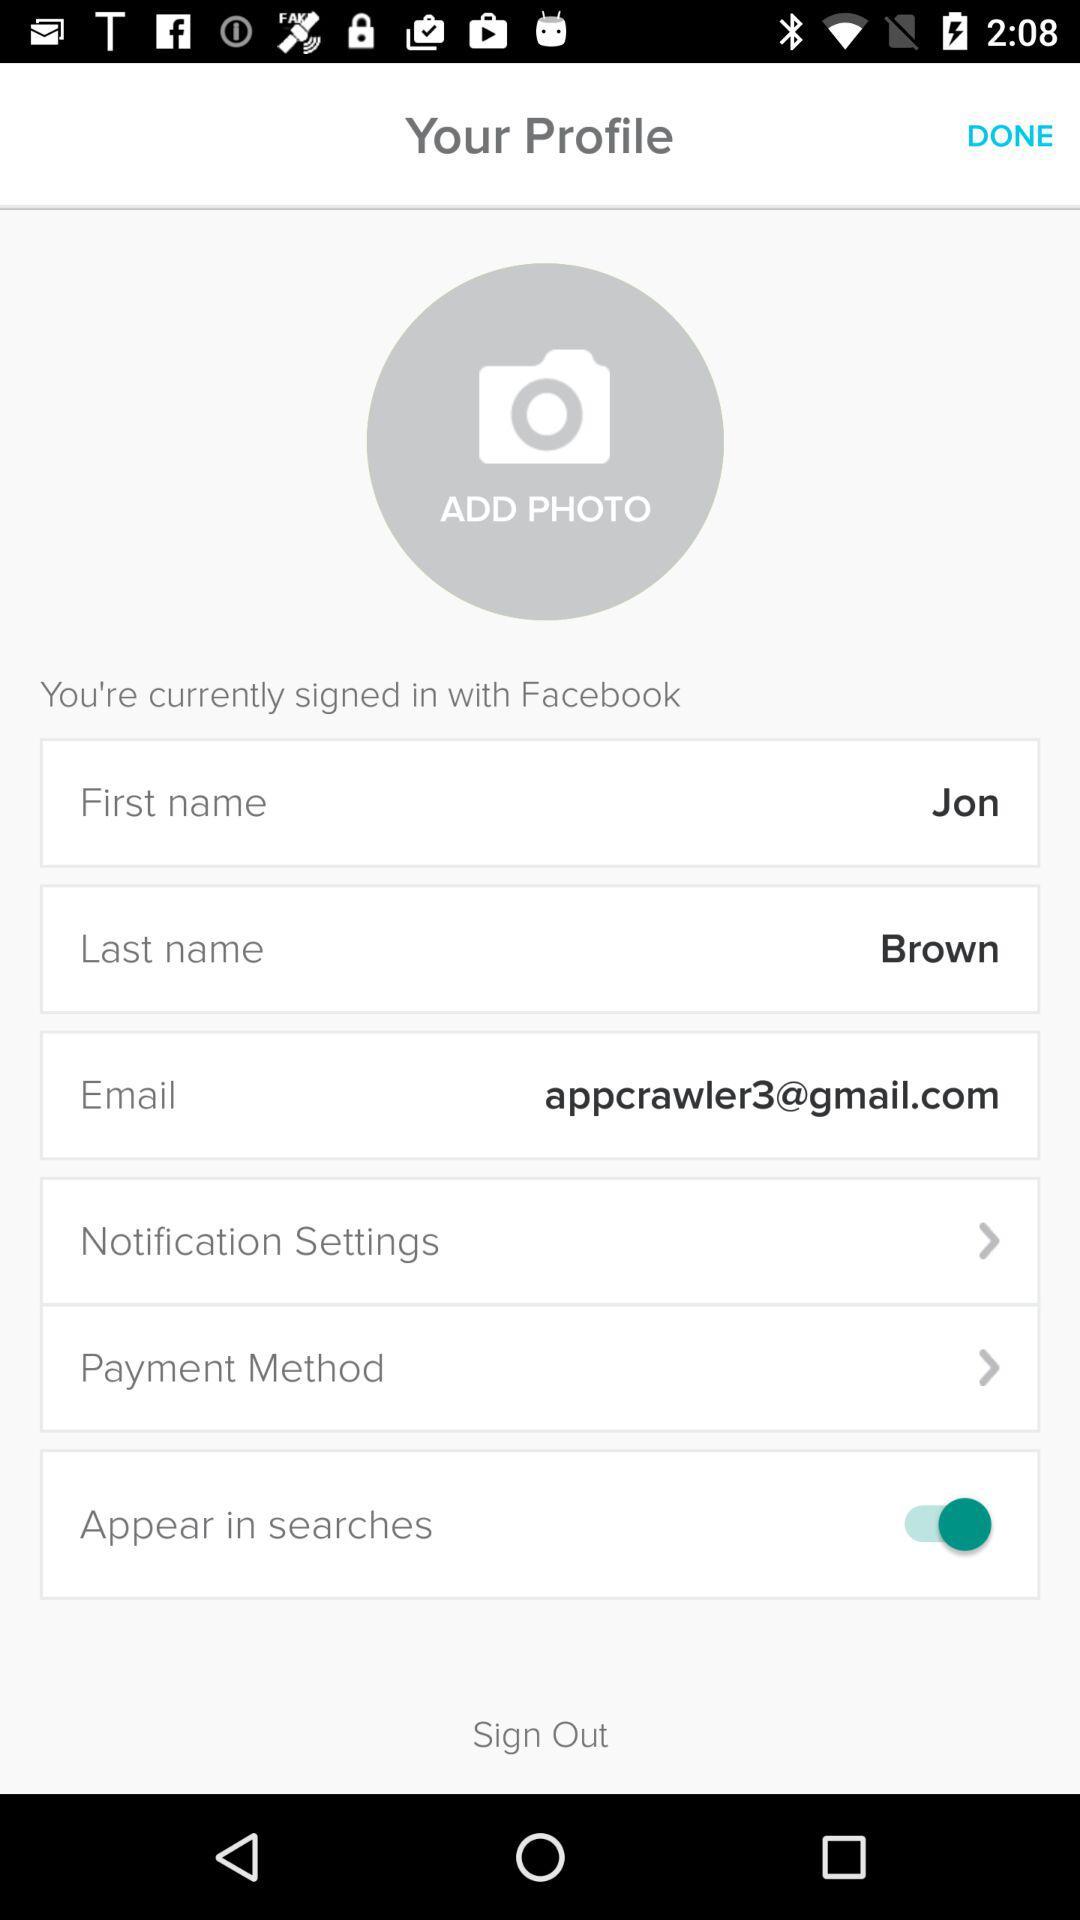  I want to click on the jon, so click(647, 802).